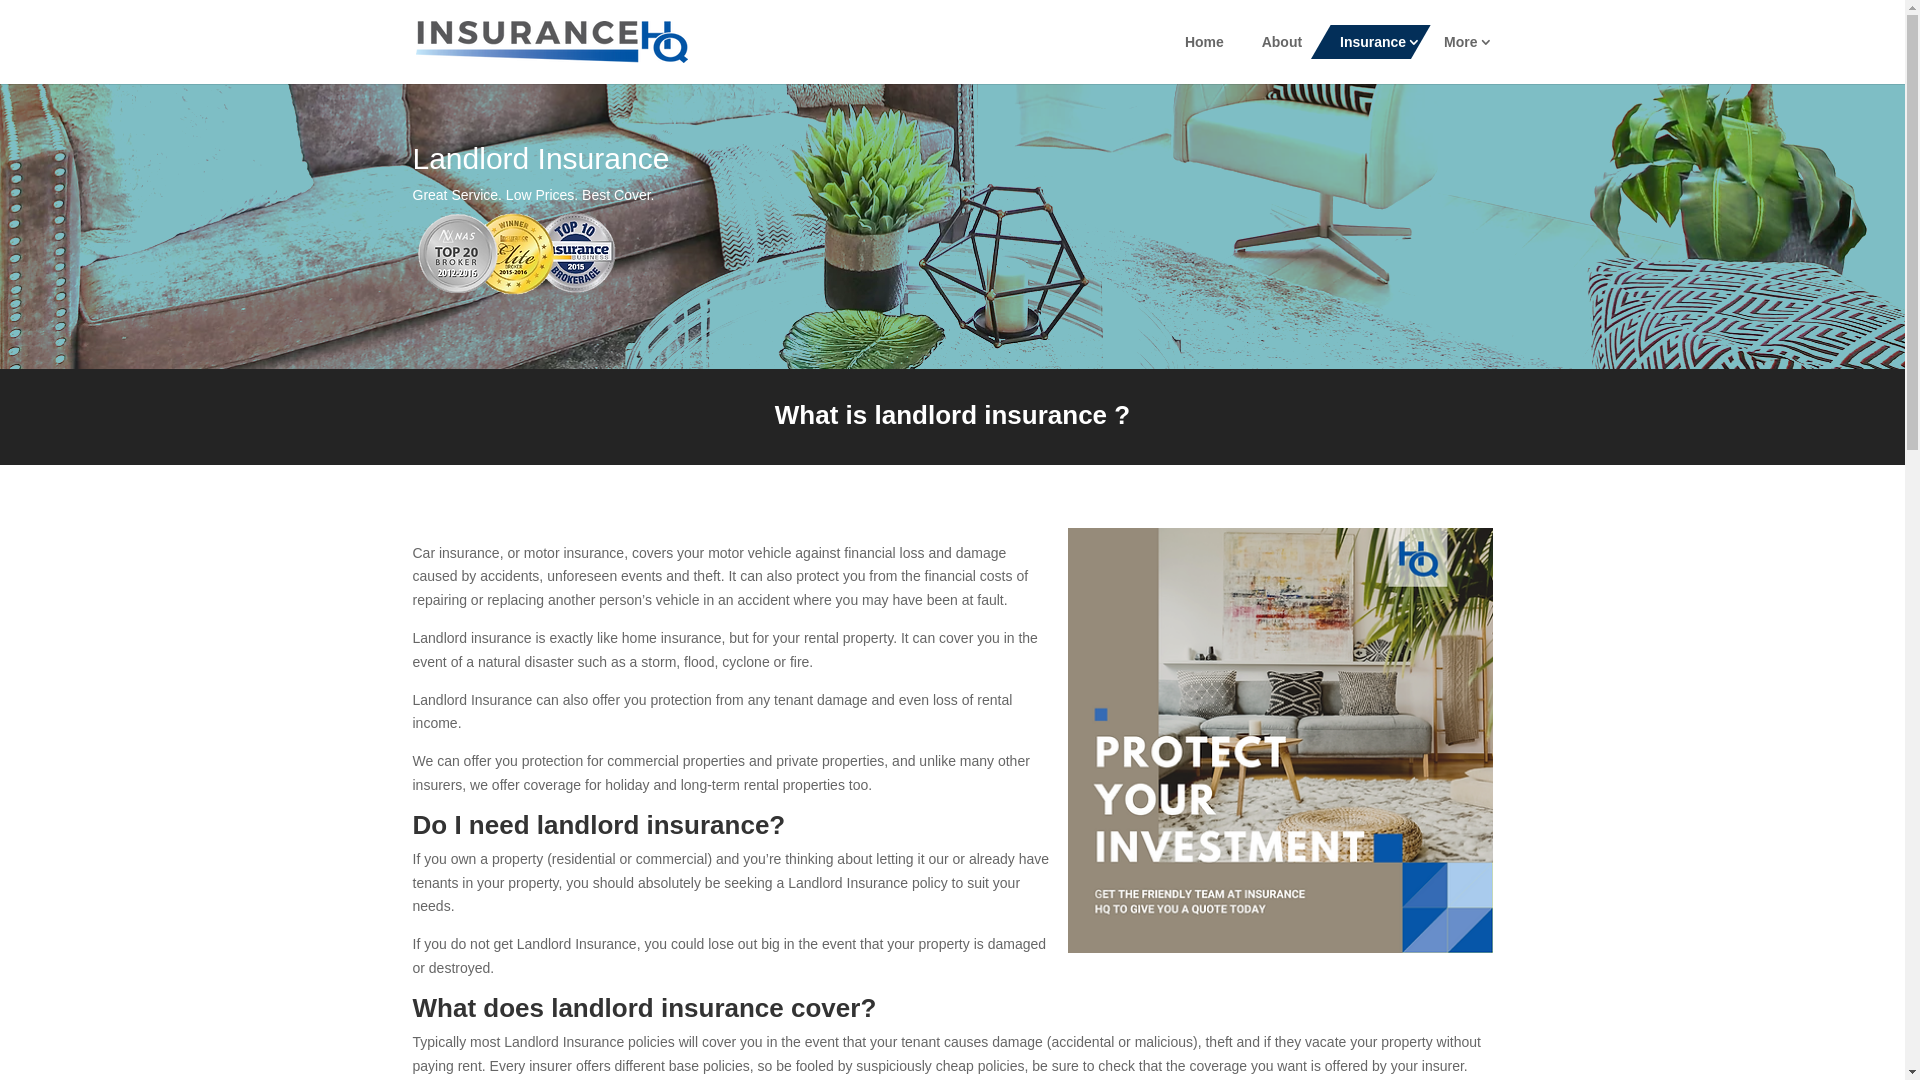 The image size is (1920, 1080). Describe the element at coordinates (1281, 42) in the screenshot. I see `'About'` at that location.